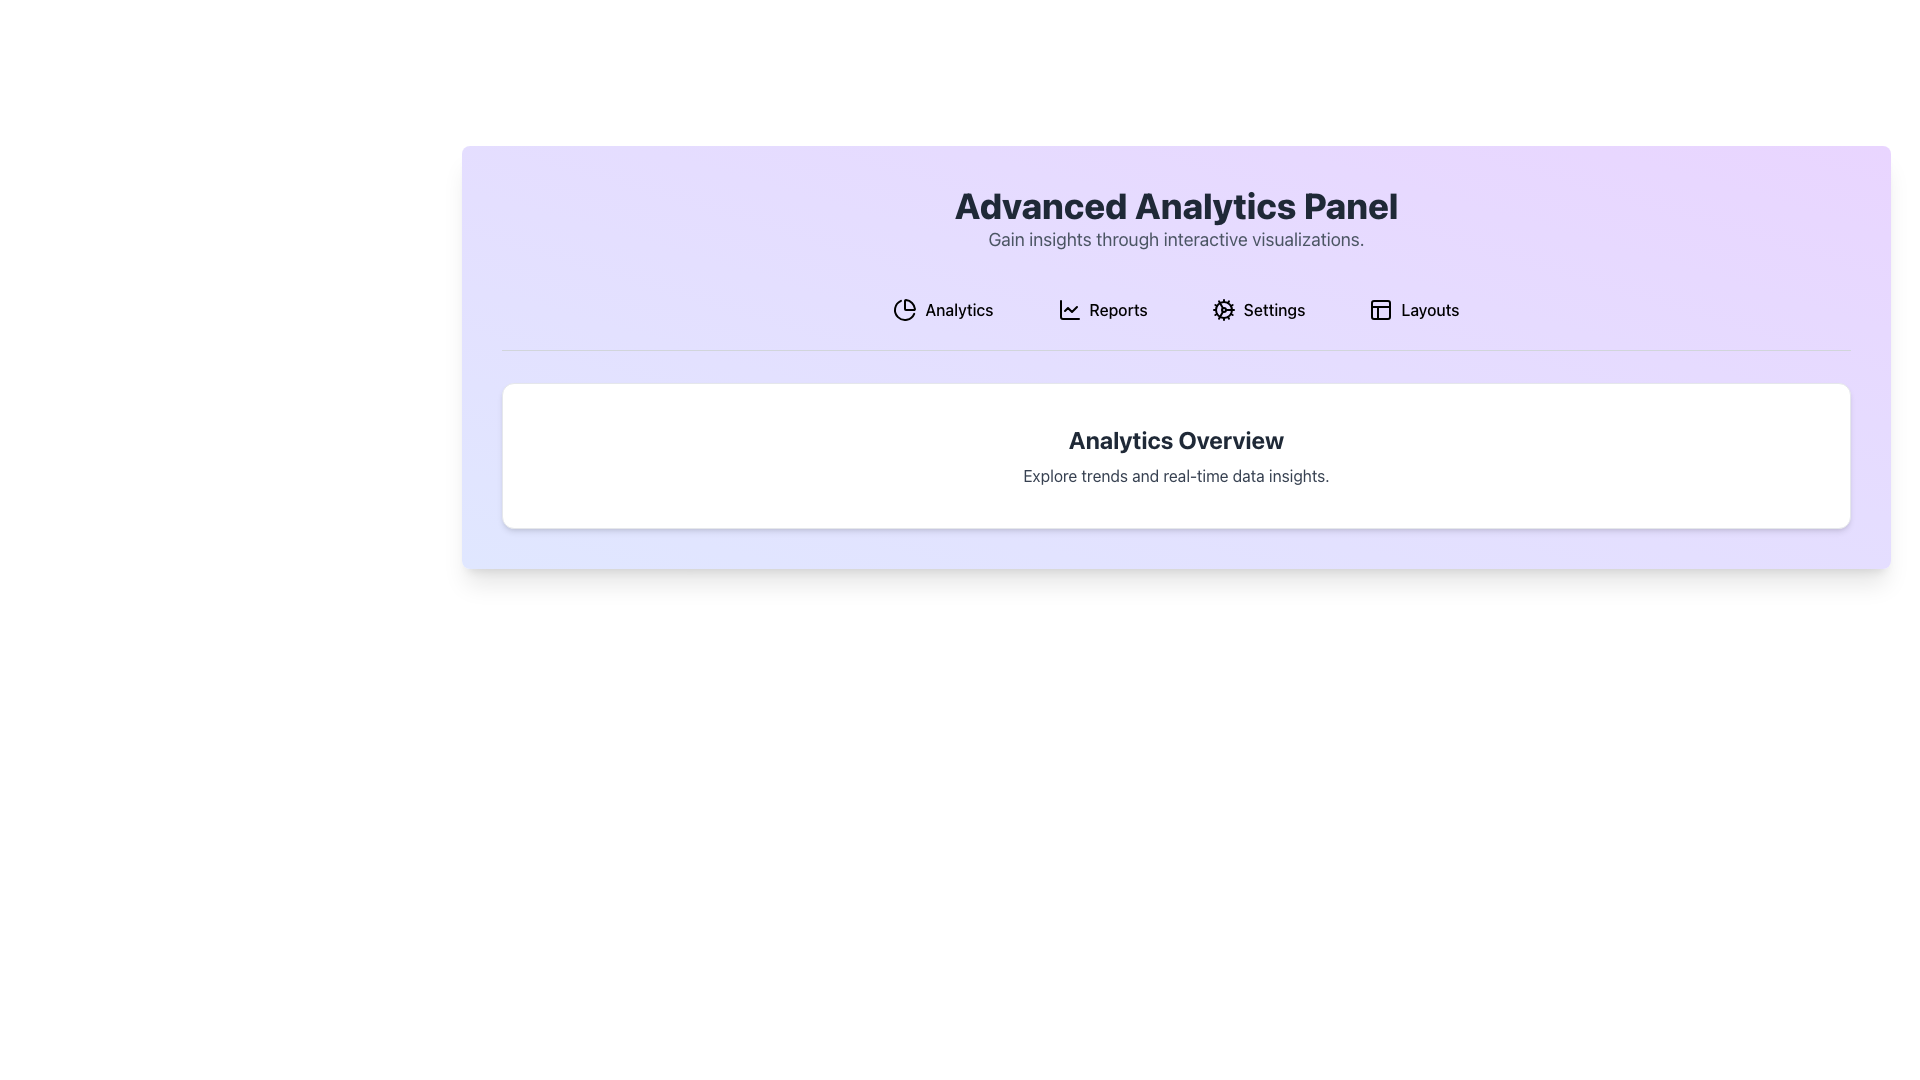  I want to click on text from the Header Content that displays 'Advanced Analytics Panel' and 'Gain insights through interactive visualizations.', so click(1176, 219).